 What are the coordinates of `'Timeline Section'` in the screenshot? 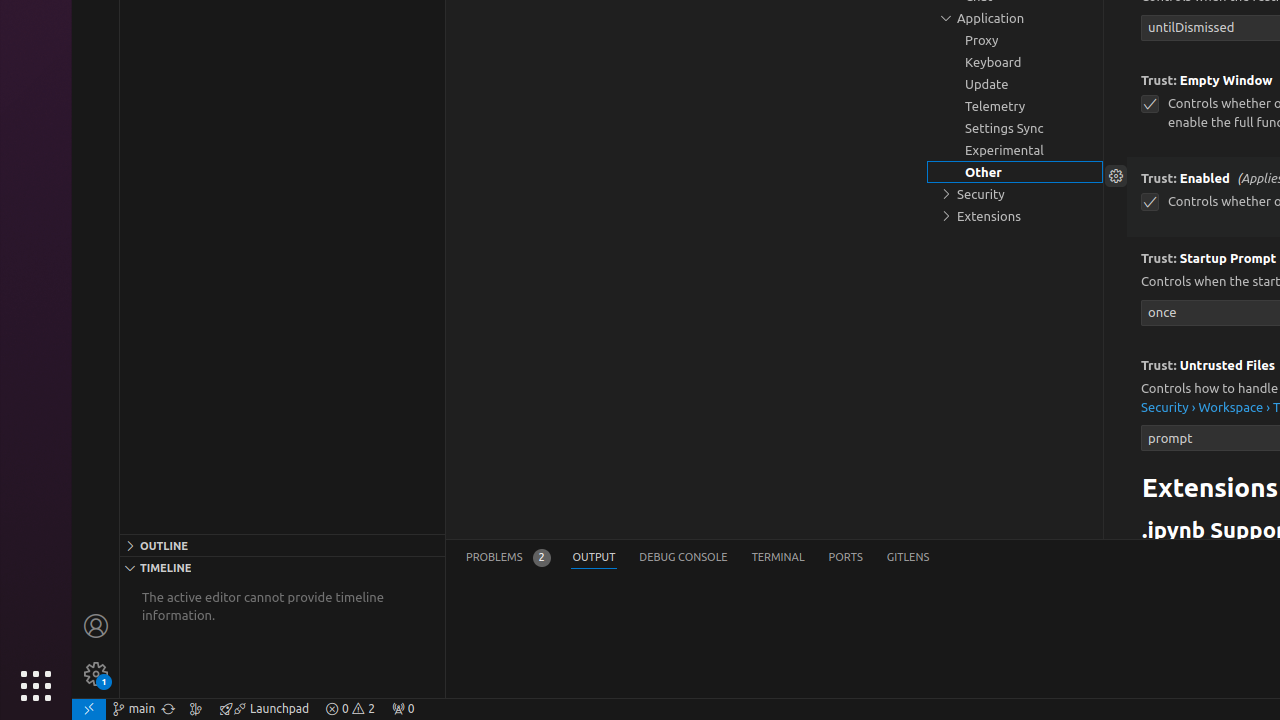 It's located at (281, 567).